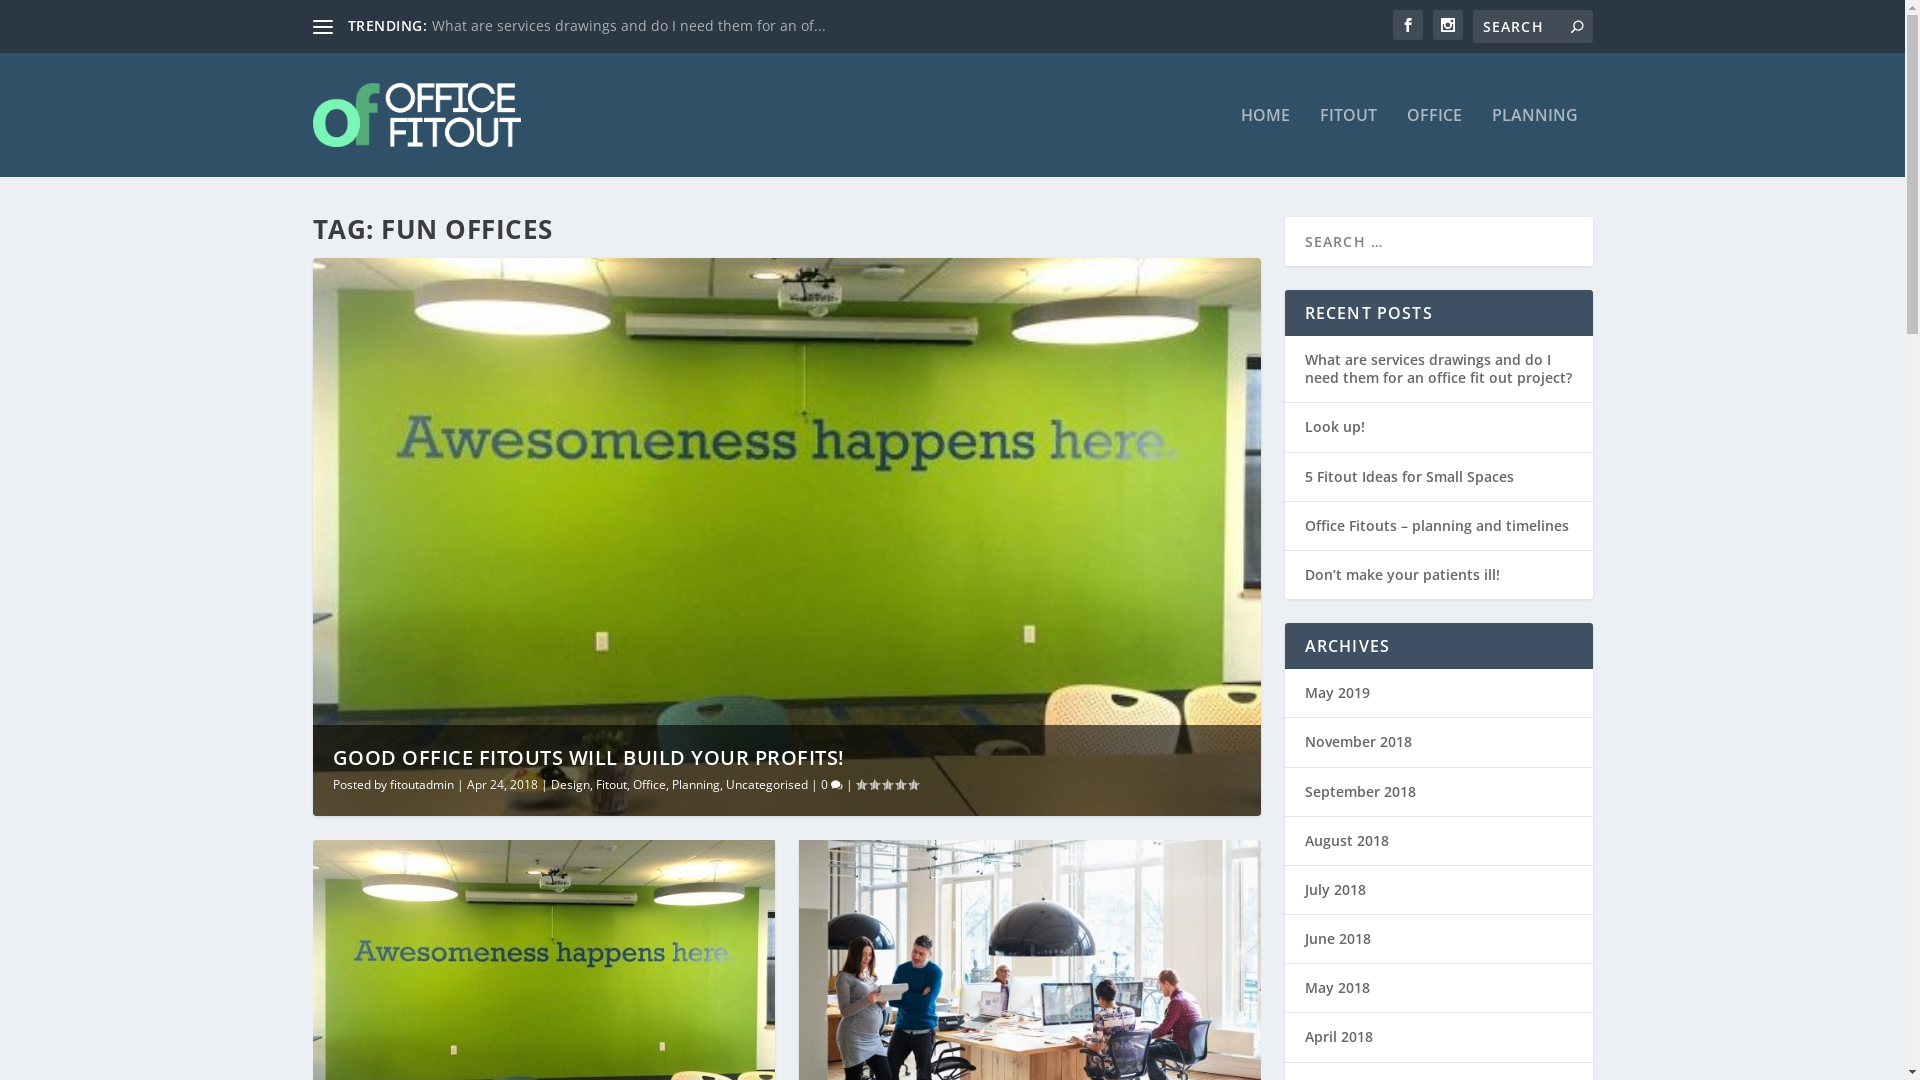 The height and width of the screenshot is (1080, 1920). Describe the element at coordinates (1263, 141) in the screenshot. I see `'HOME'` at that location.